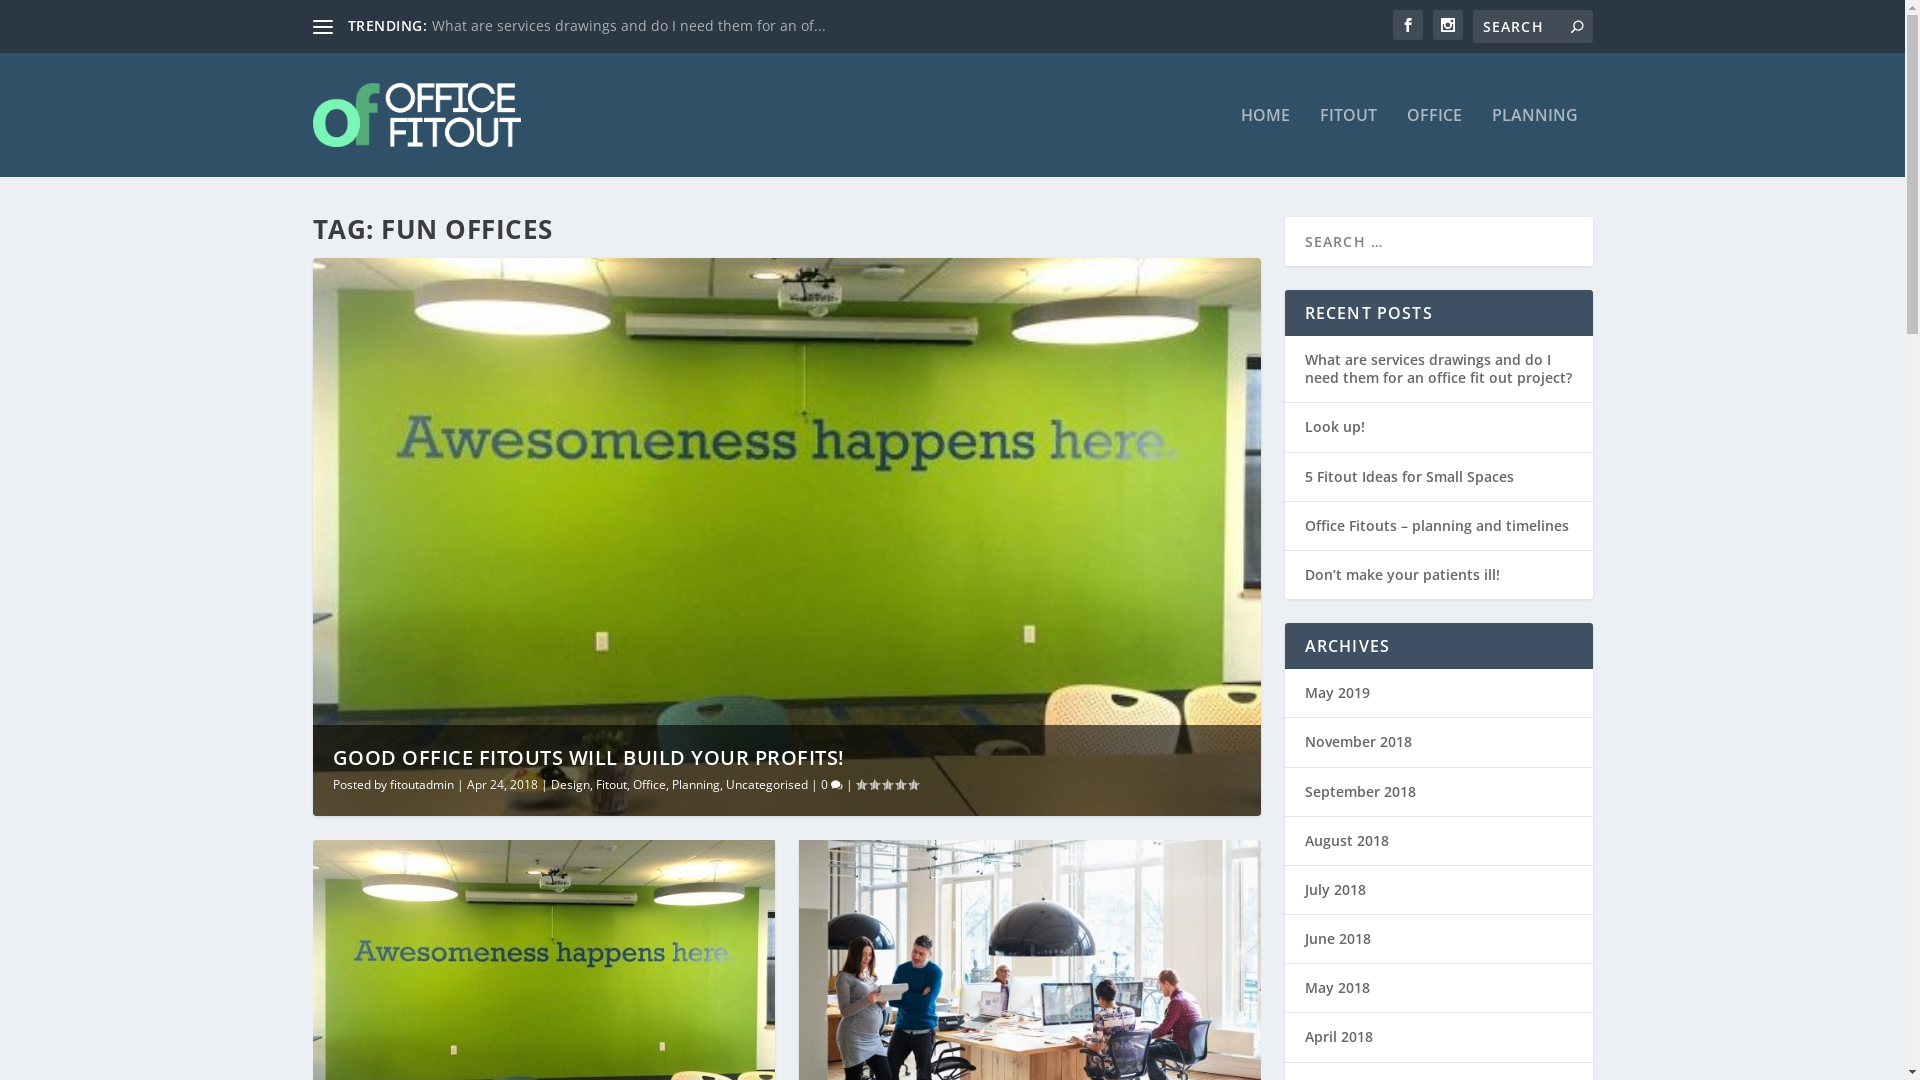 The height and width of the screenshot is (1080, 1920). Describe the element at coordinates (1263, 141) in the screenshot. I see `'HOME'` at that location.